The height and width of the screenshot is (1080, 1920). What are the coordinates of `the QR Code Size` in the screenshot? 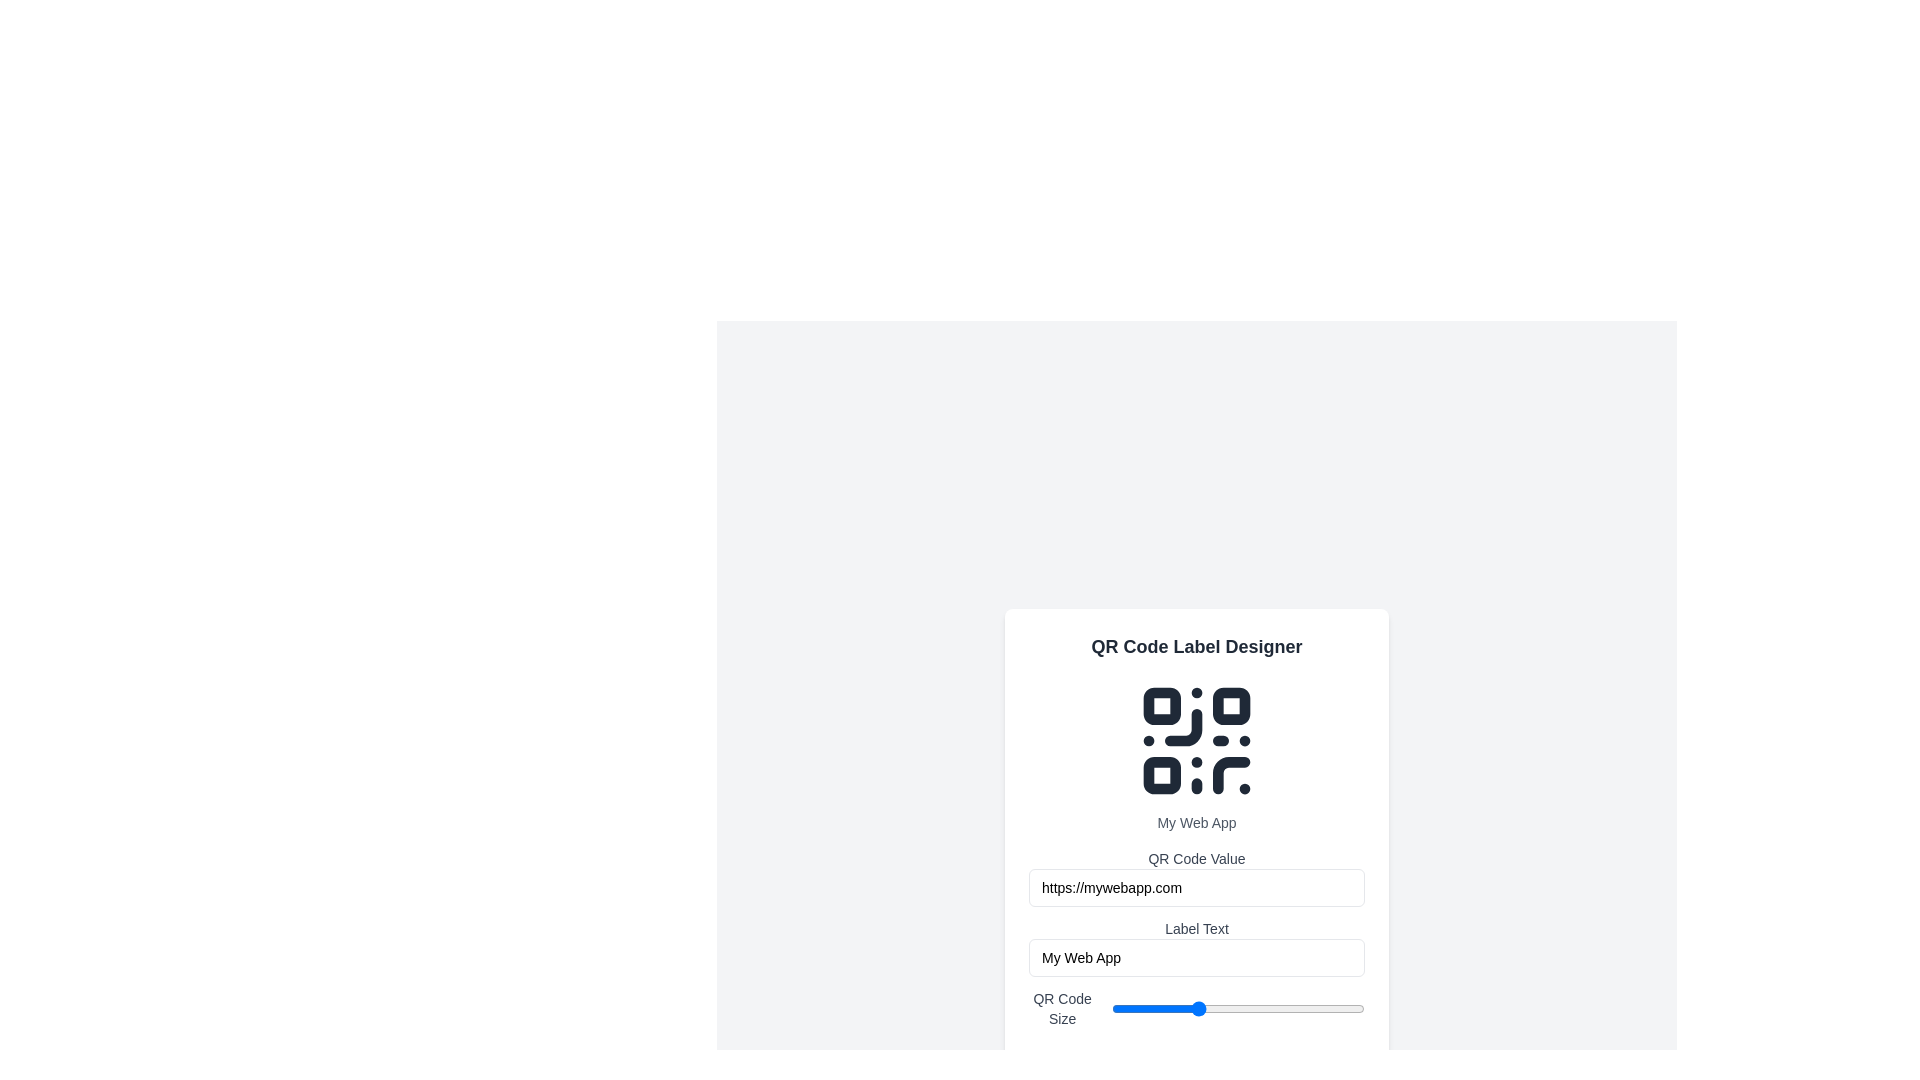 It's located at (1295, 1009).